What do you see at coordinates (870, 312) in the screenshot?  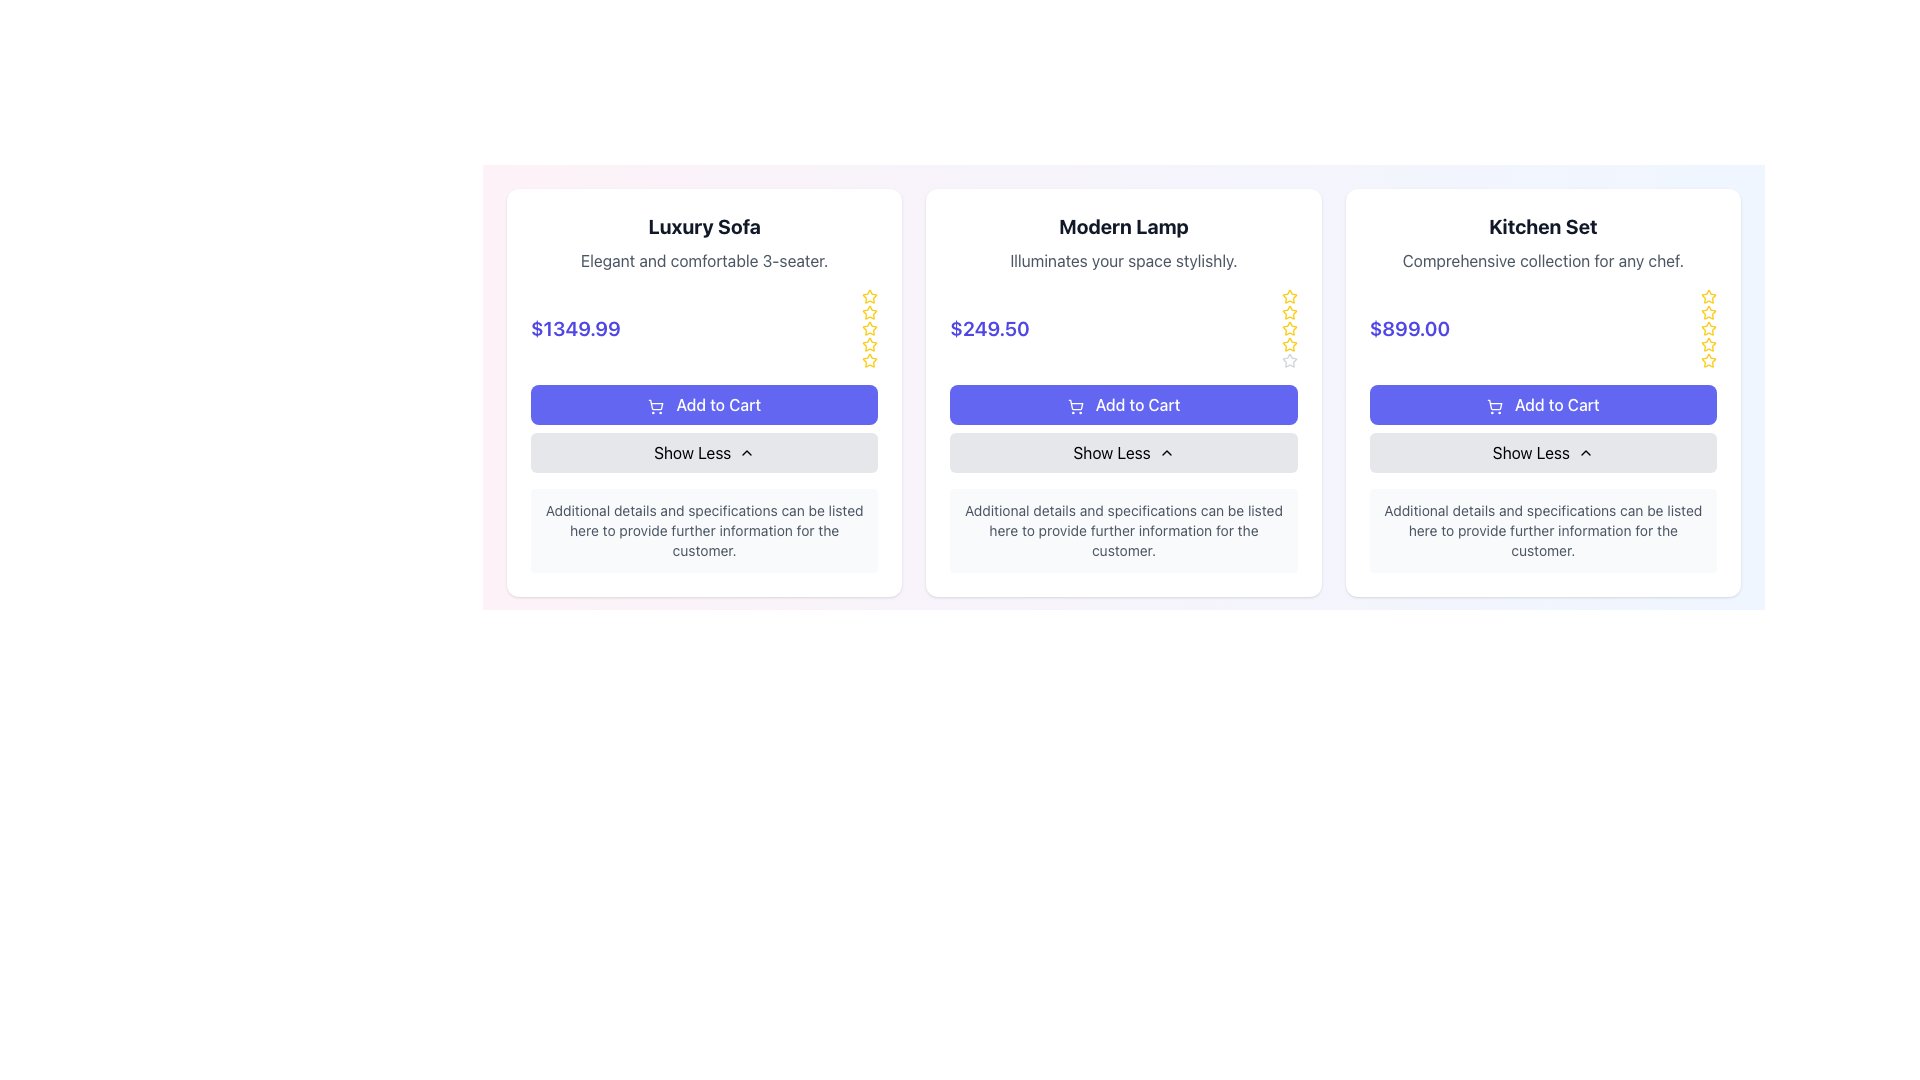 I see `the third yellow star icon in the vertical row of star icons on the right side of the 'Luxury Sofa' product card` at bounding box center [870, 312].